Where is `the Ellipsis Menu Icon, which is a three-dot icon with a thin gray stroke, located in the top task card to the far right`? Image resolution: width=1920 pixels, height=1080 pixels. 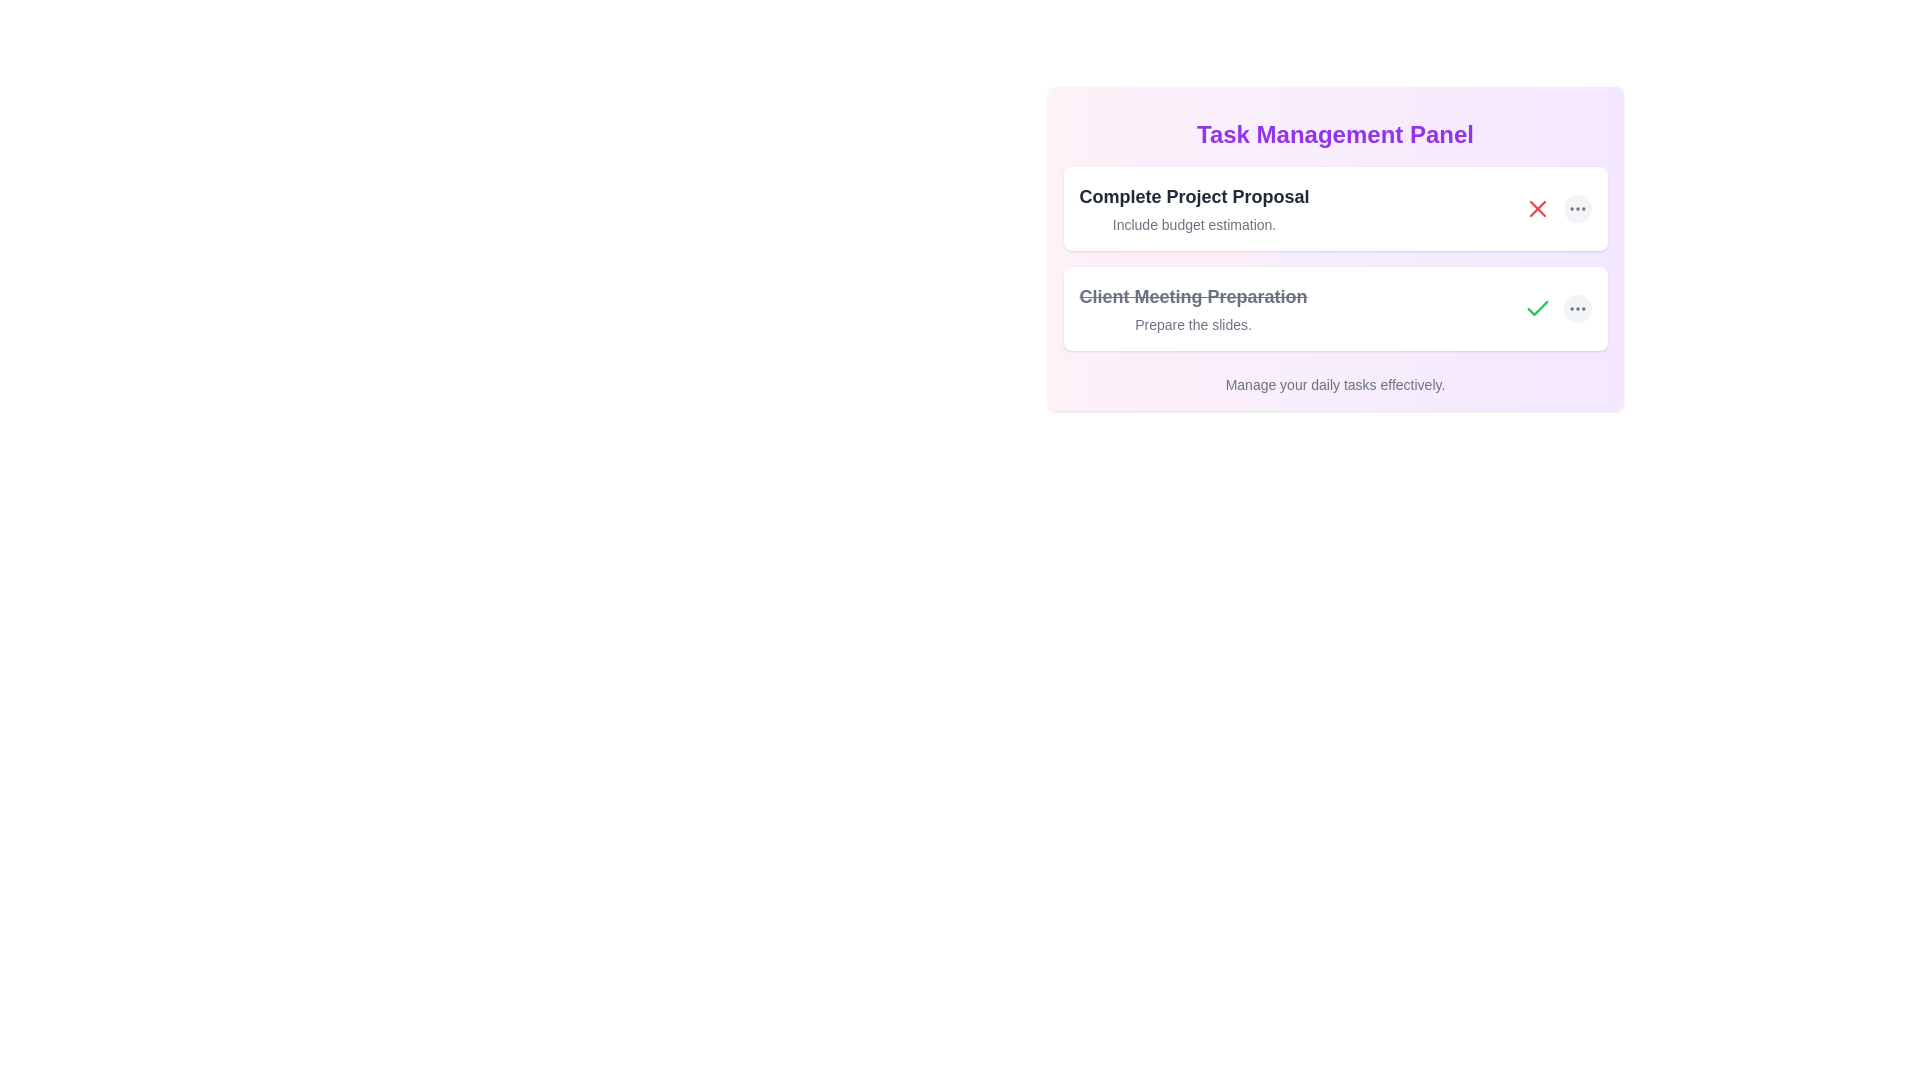 the Ellipsis Menu Icon, which is a three-dot icon with a thin gray stroke, located in the top task card to the far right is located at coordinates (1576, 308).